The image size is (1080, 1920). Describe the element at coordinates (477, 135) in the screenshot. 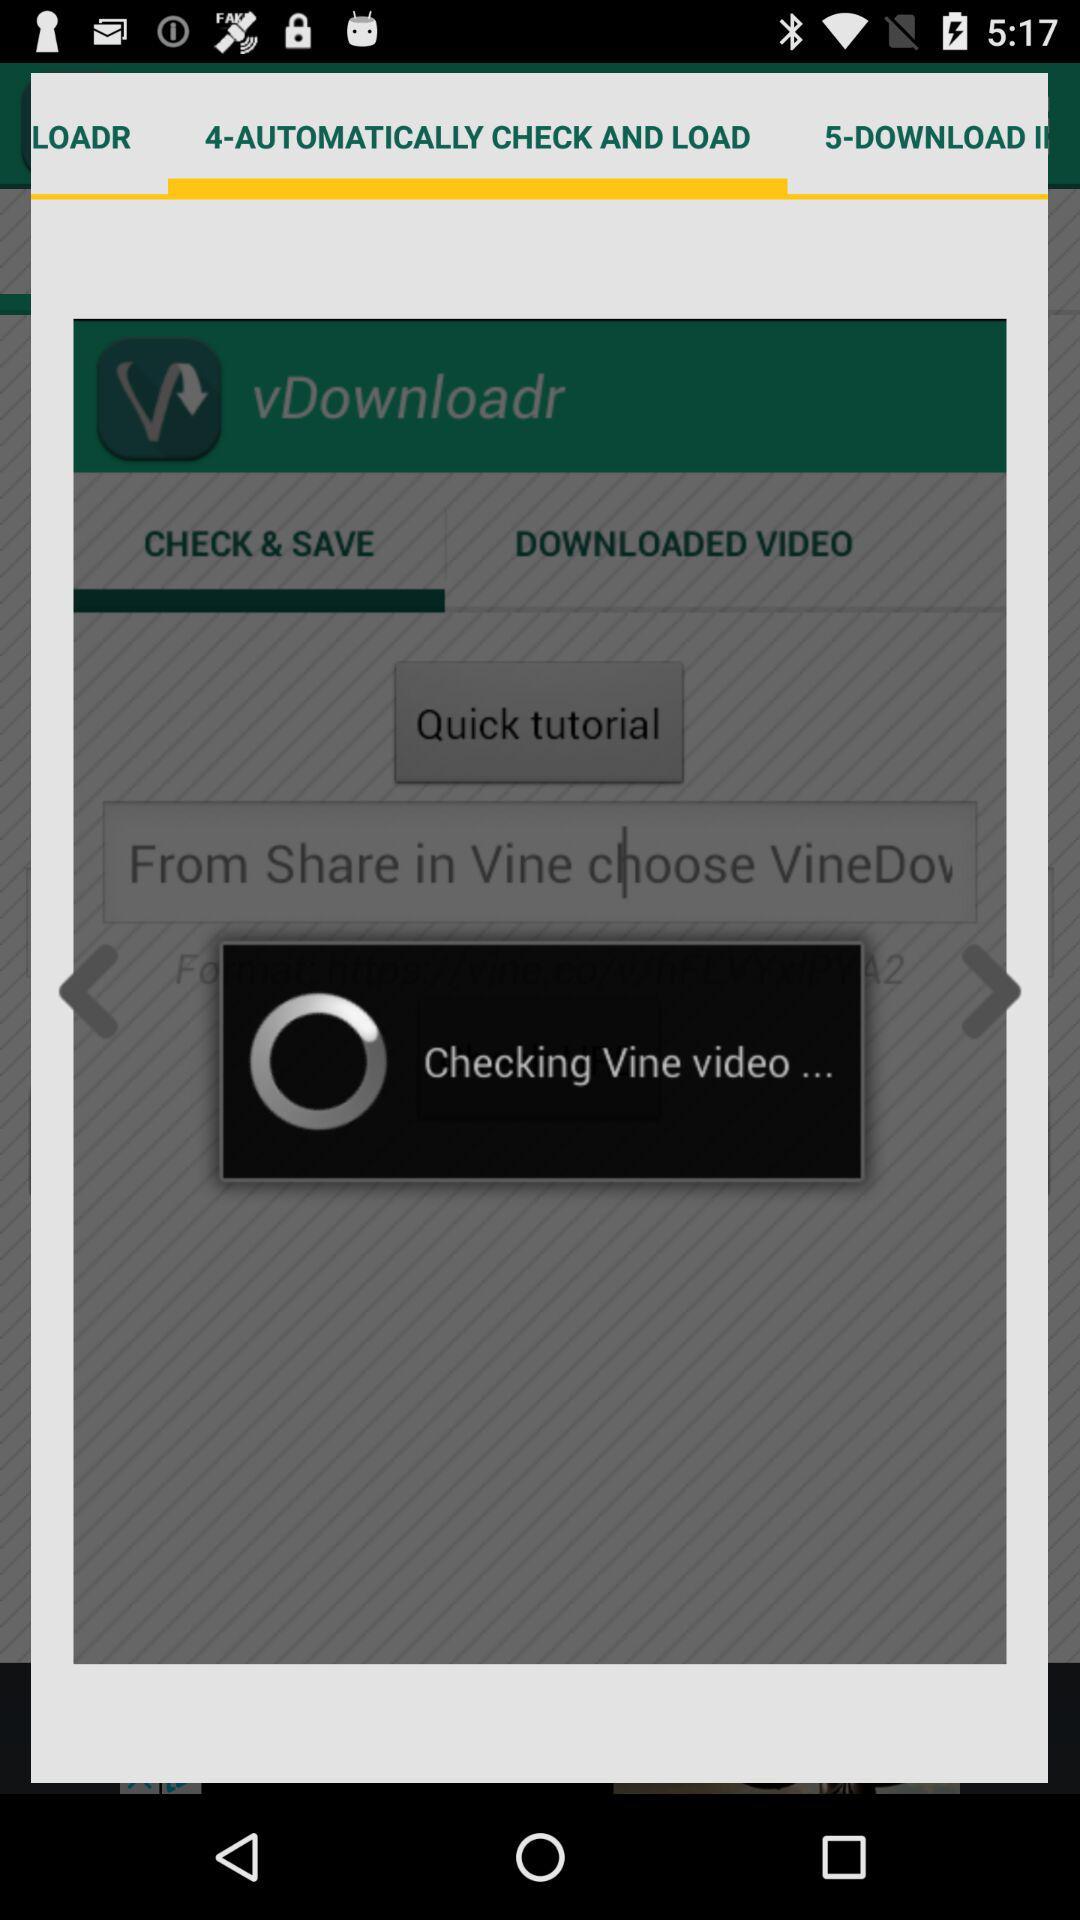

I see `icon to the left of the 5 download in app` at that location.